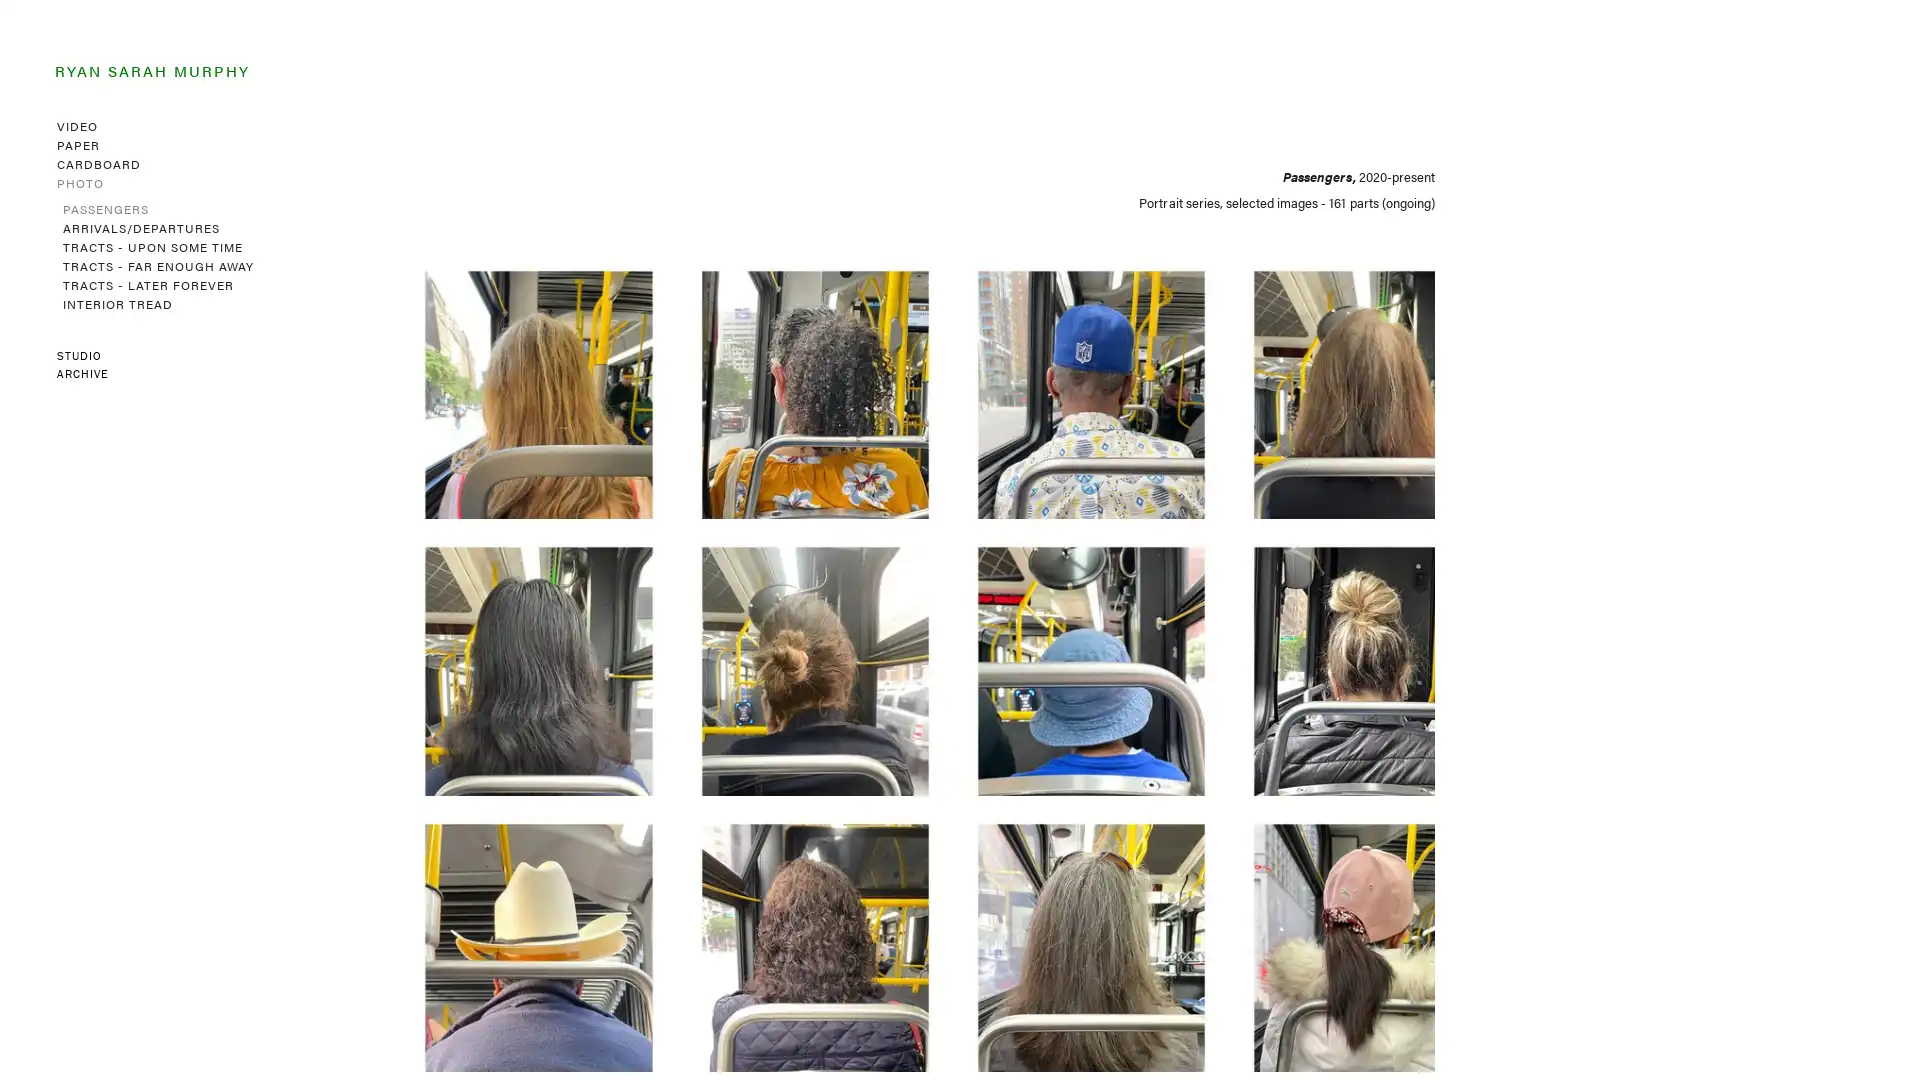 The height and width of the screenshot is (1080, 1920). I want to click on View fullsize Passenger 152-.jpeg, so click(755, 920).